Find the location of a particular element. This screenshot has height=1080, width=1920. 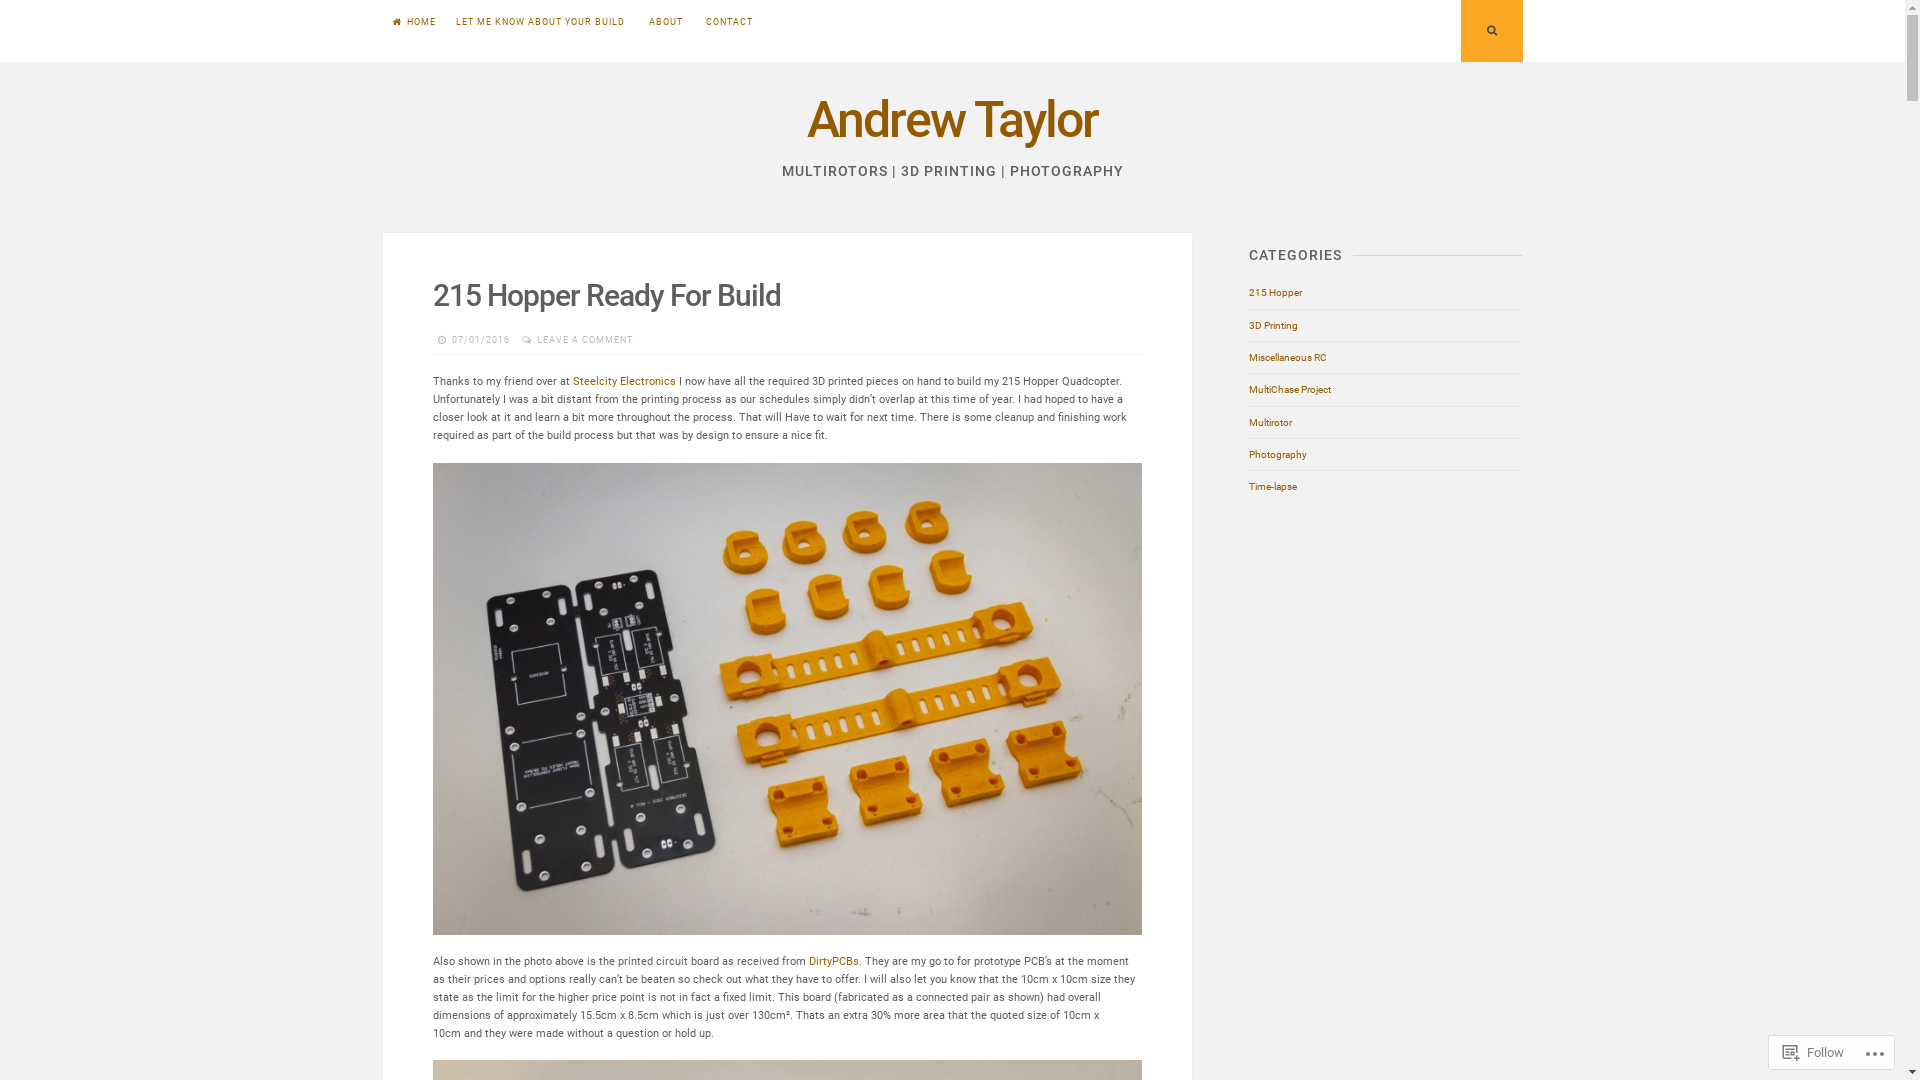

'HOME' is located at coordinates (412, 22).